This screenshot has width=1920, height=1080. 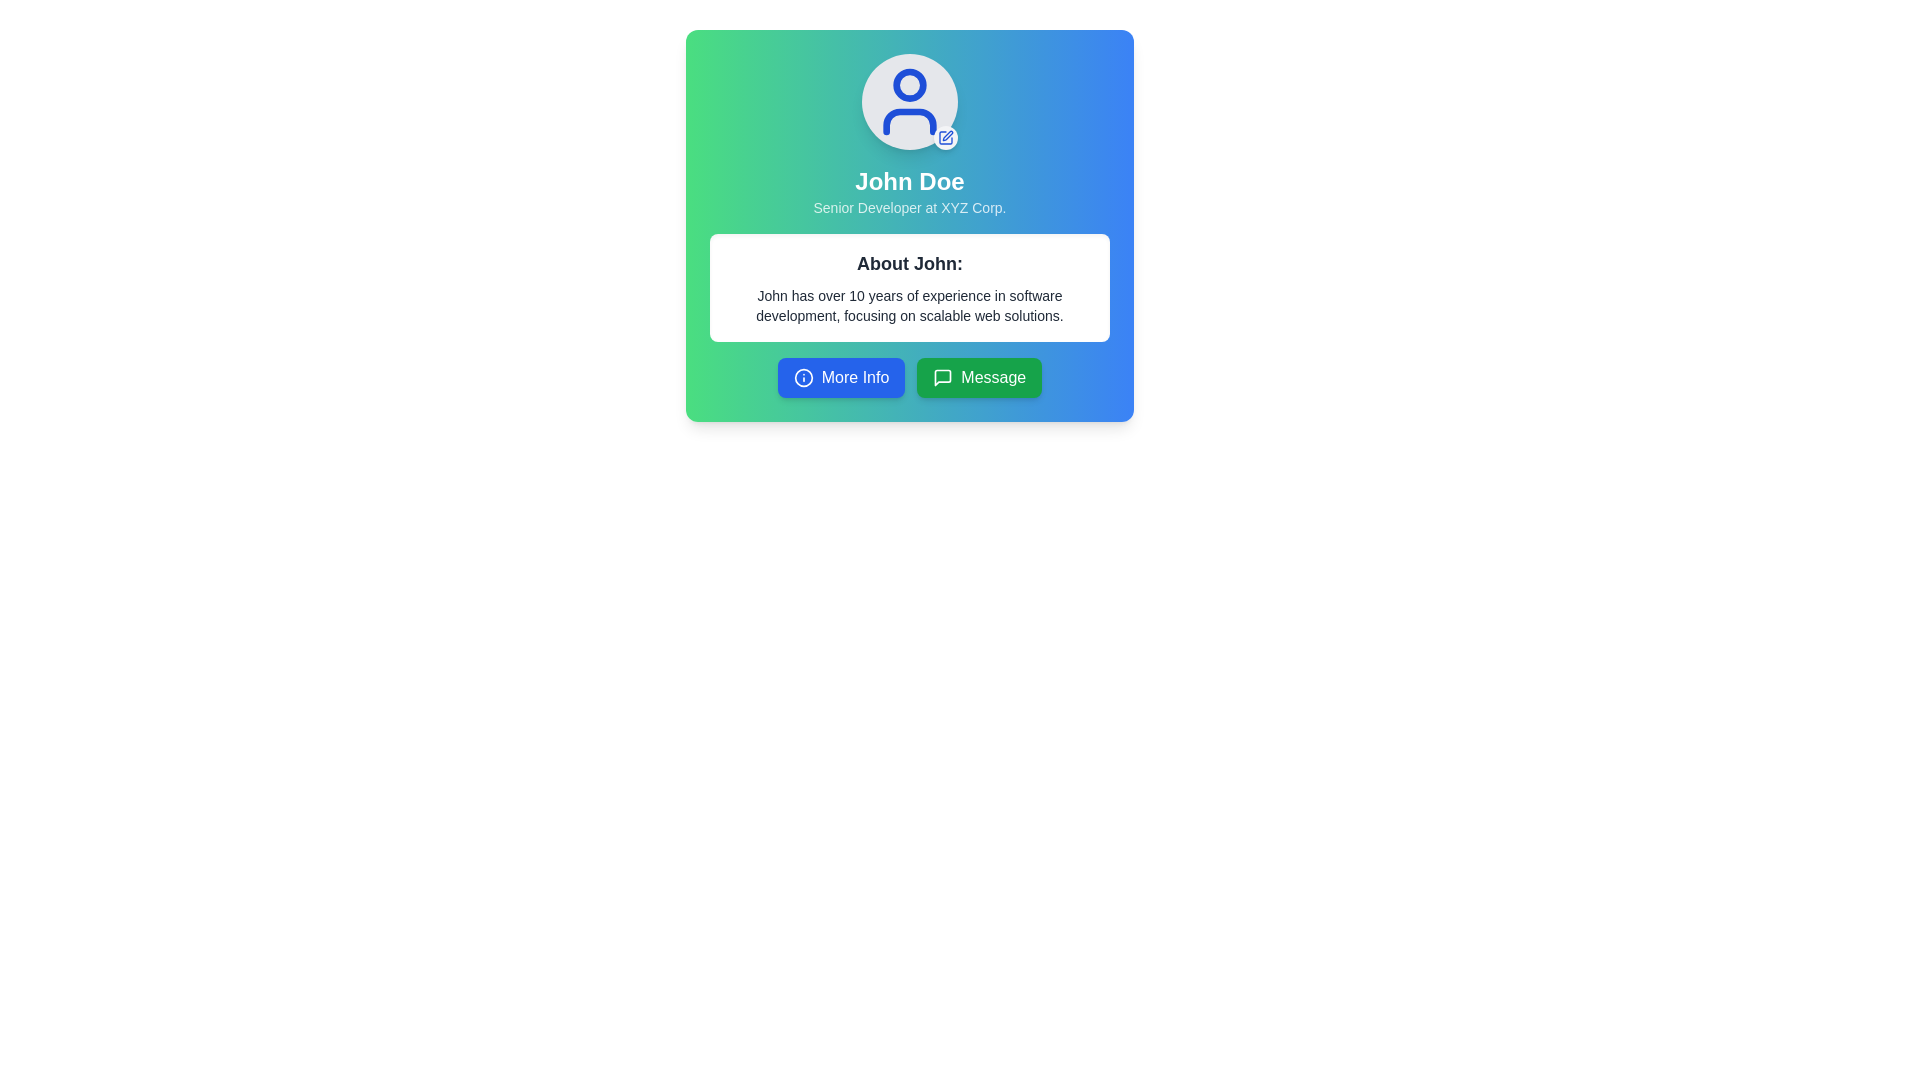 I want to click on the edit icon, which is a small blue pen drawing a square located at the top-right corner of the profile picture in the card layout, to initiate editing, so click(x=944, y=137).